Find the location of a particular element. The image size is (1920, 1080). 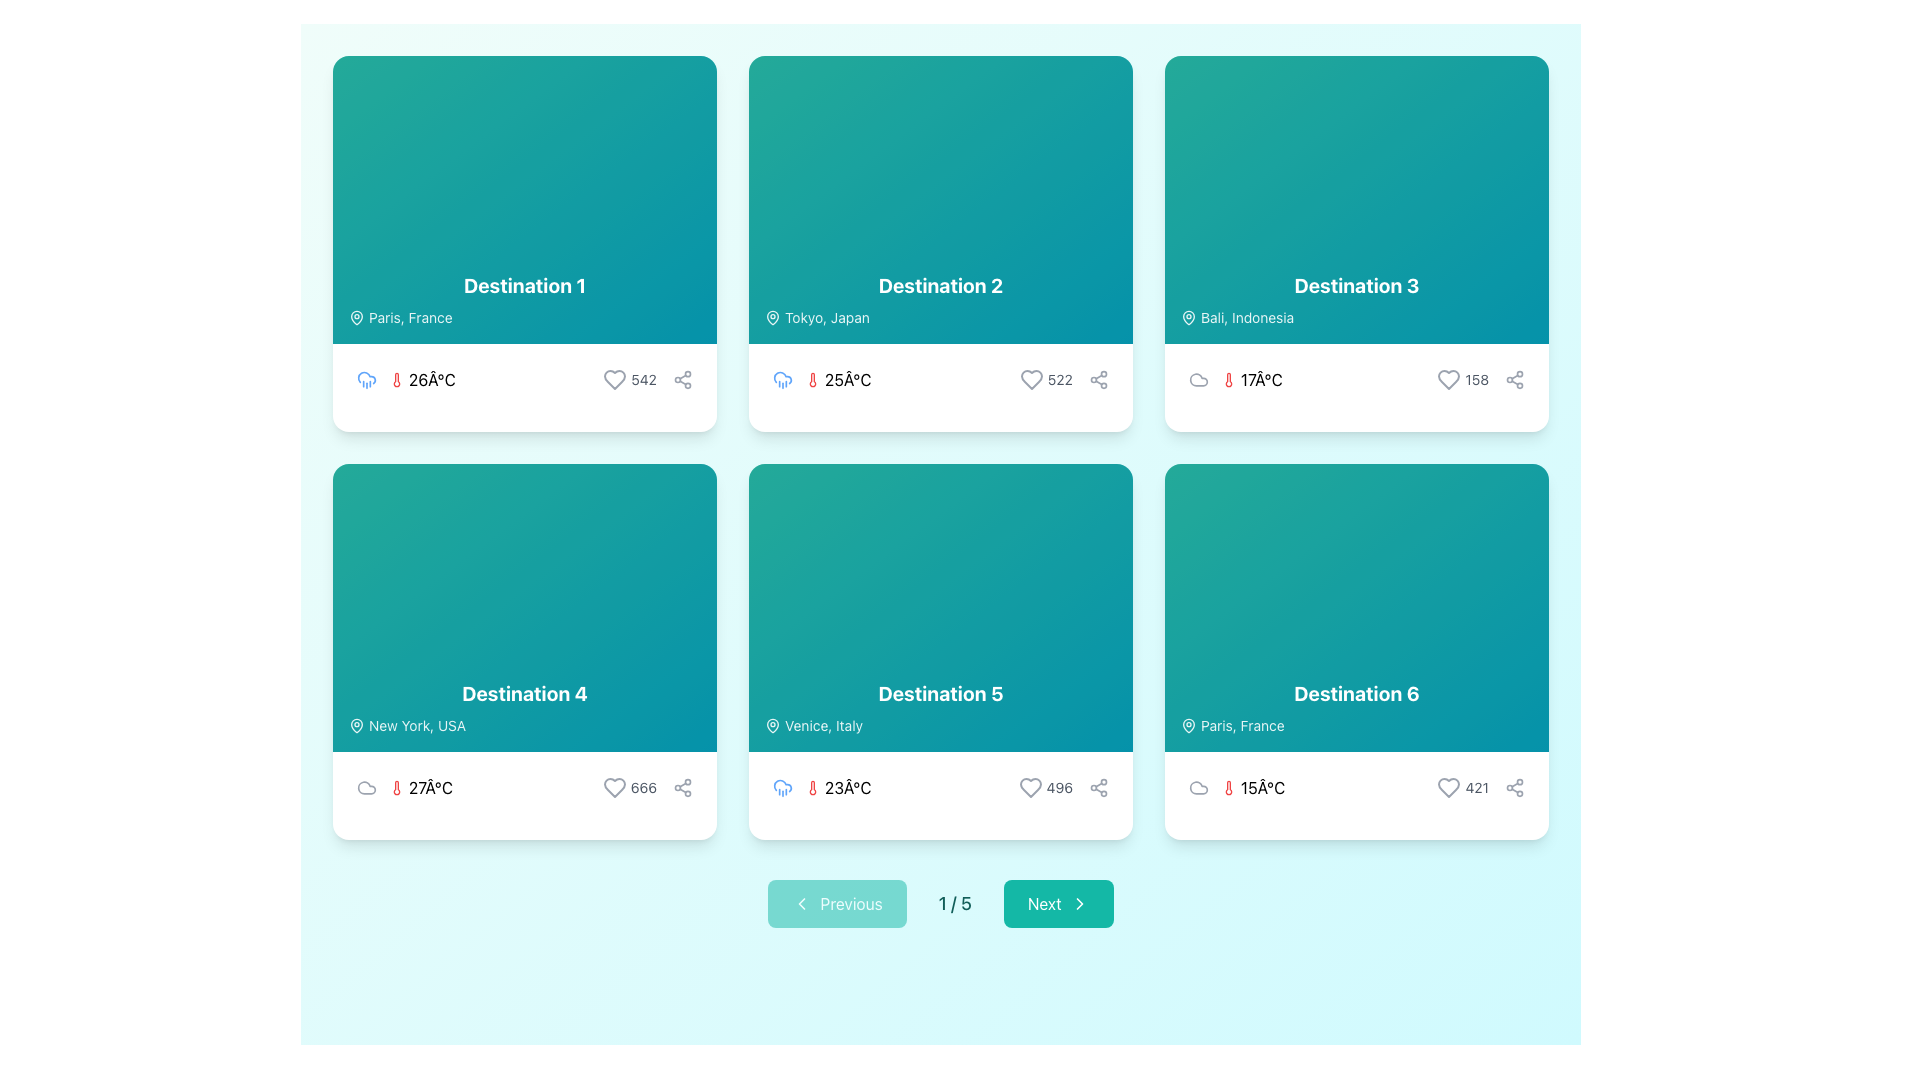

the thermometer icon in the weather display row of the 'Destination 3' card, which represents the temperature is located at coordinates (1227, 380).